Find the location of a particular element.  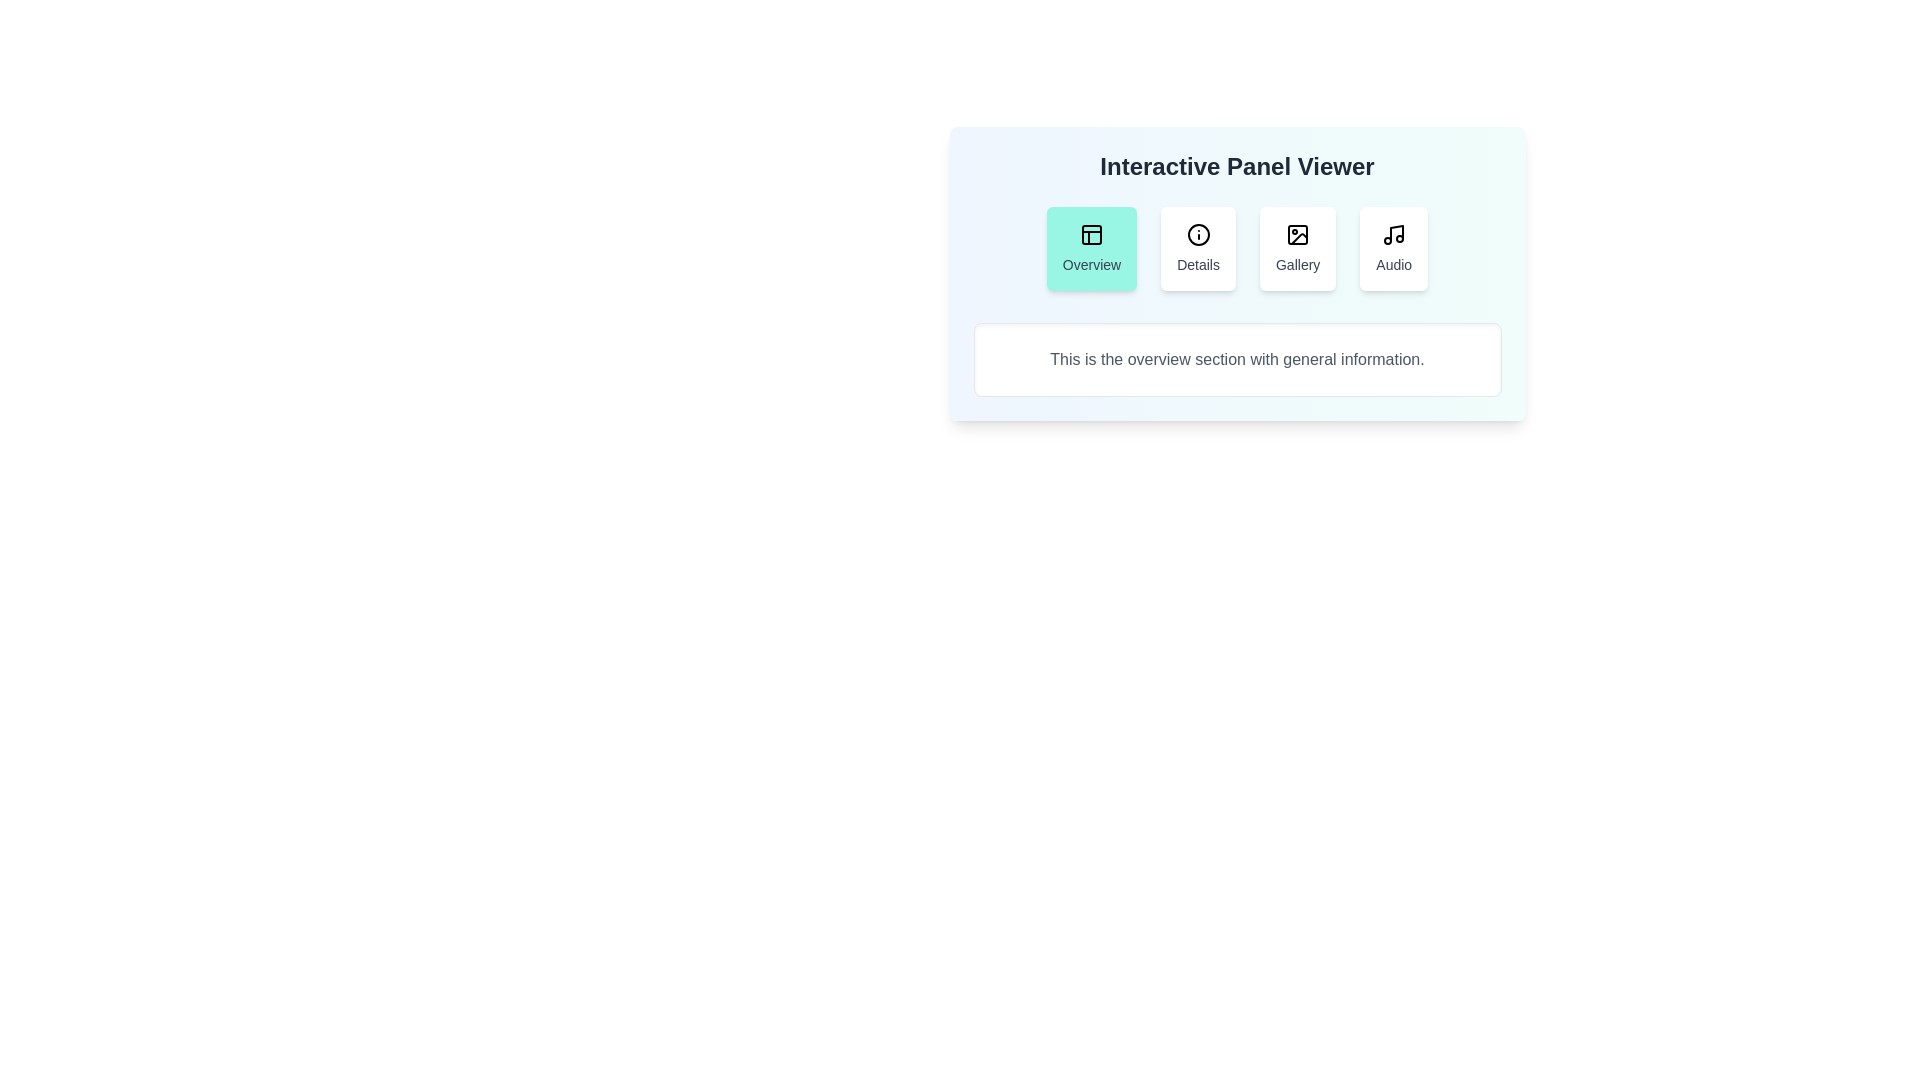

the music note icon located in the bottom-right corner of the top row of the interactive panel, which is part of the 'Audio' card and positioned above the 'Audio' label is located at coordinates (1393, 234).